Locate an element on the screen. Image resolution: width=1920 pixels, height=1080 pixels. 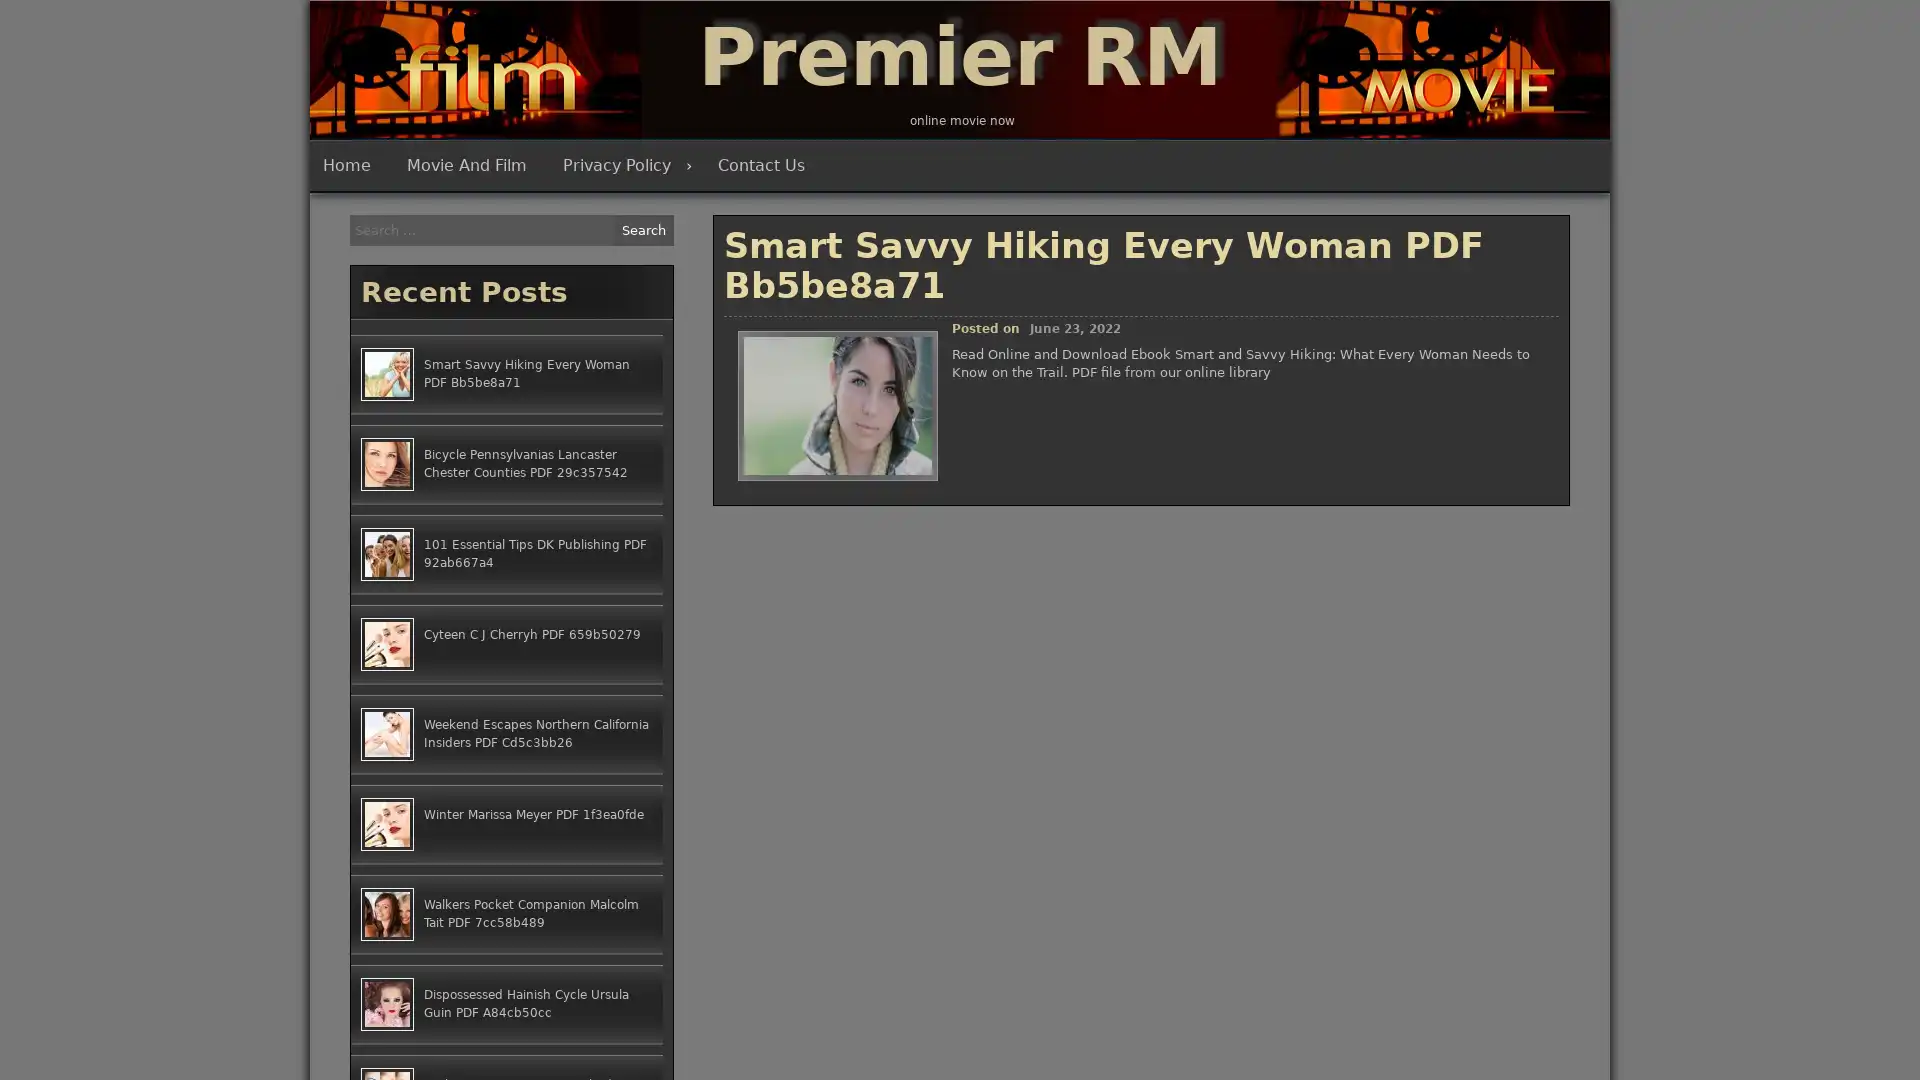
Search is located at coordinates (643, 229).